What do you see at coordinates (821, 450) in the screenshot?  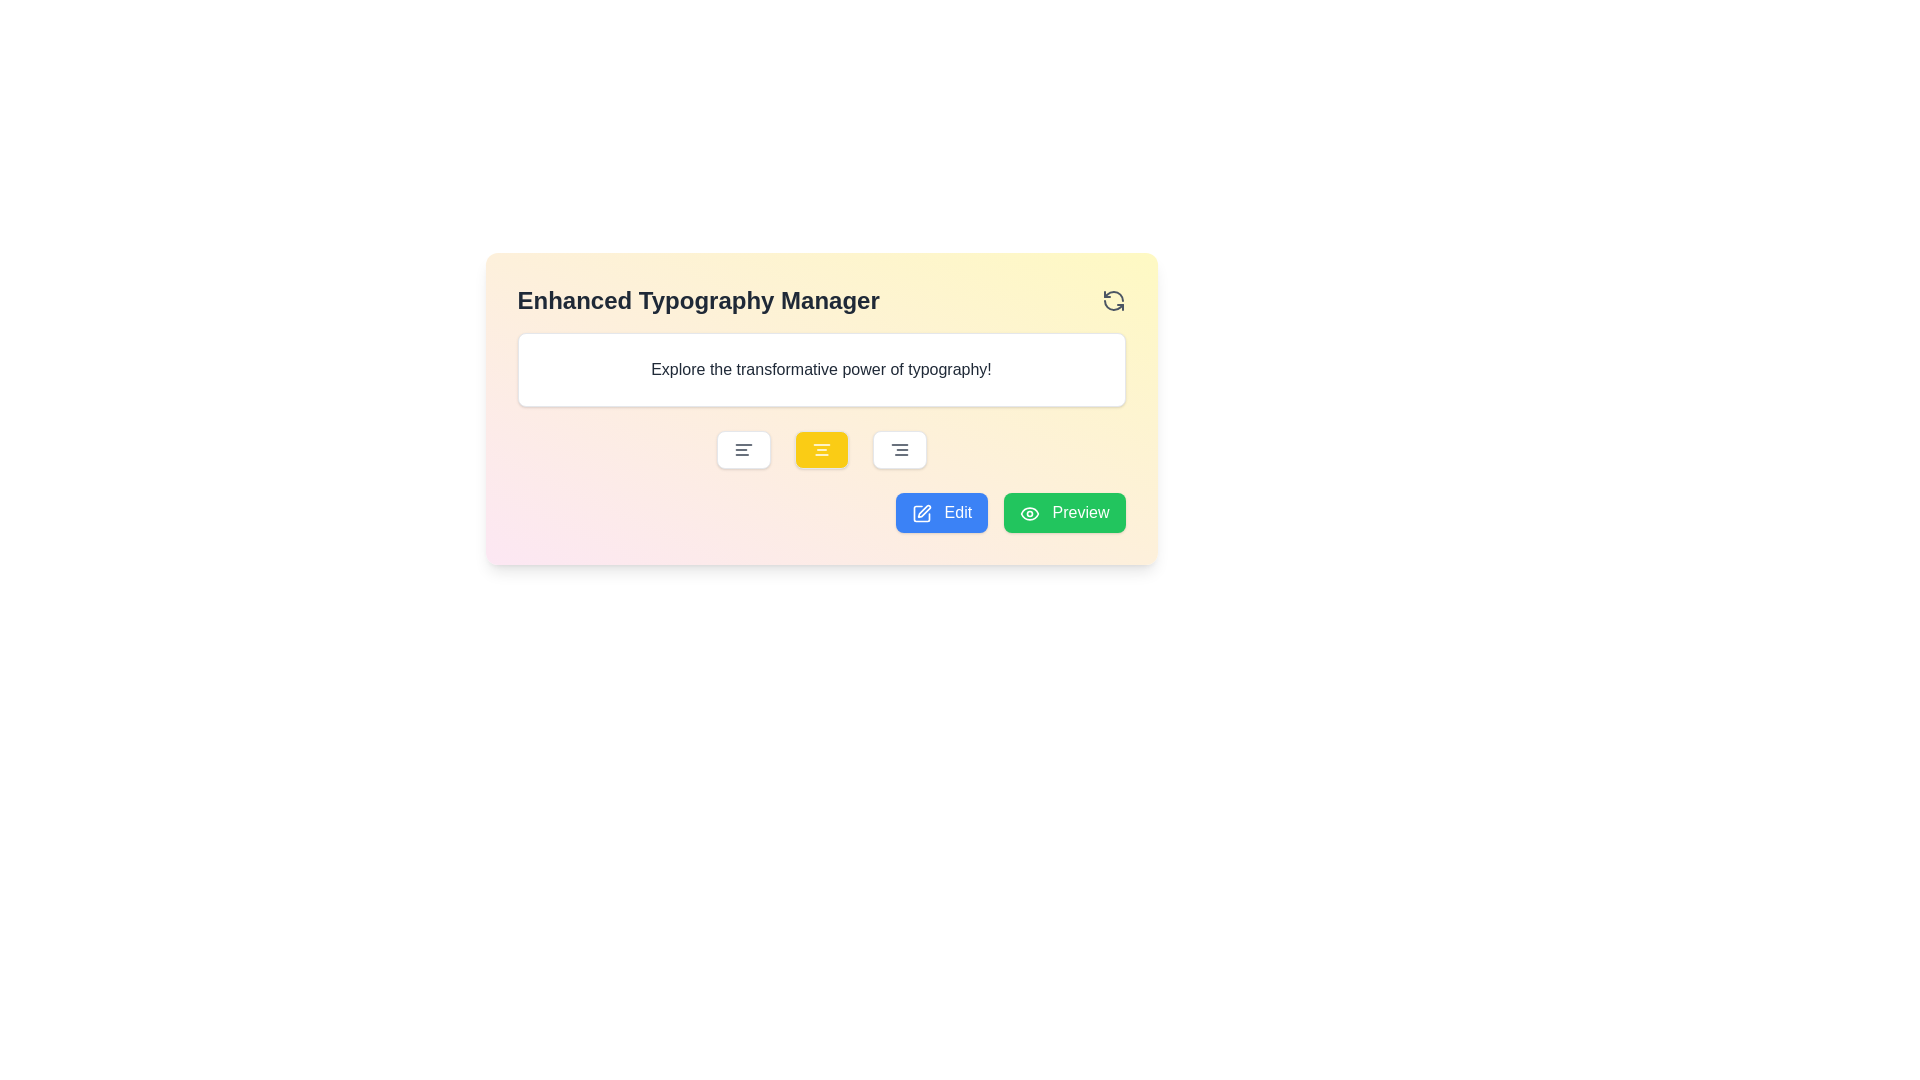 I see `the center alignment button located between the left and right alignment buttons` at bounding box center [821, 450].